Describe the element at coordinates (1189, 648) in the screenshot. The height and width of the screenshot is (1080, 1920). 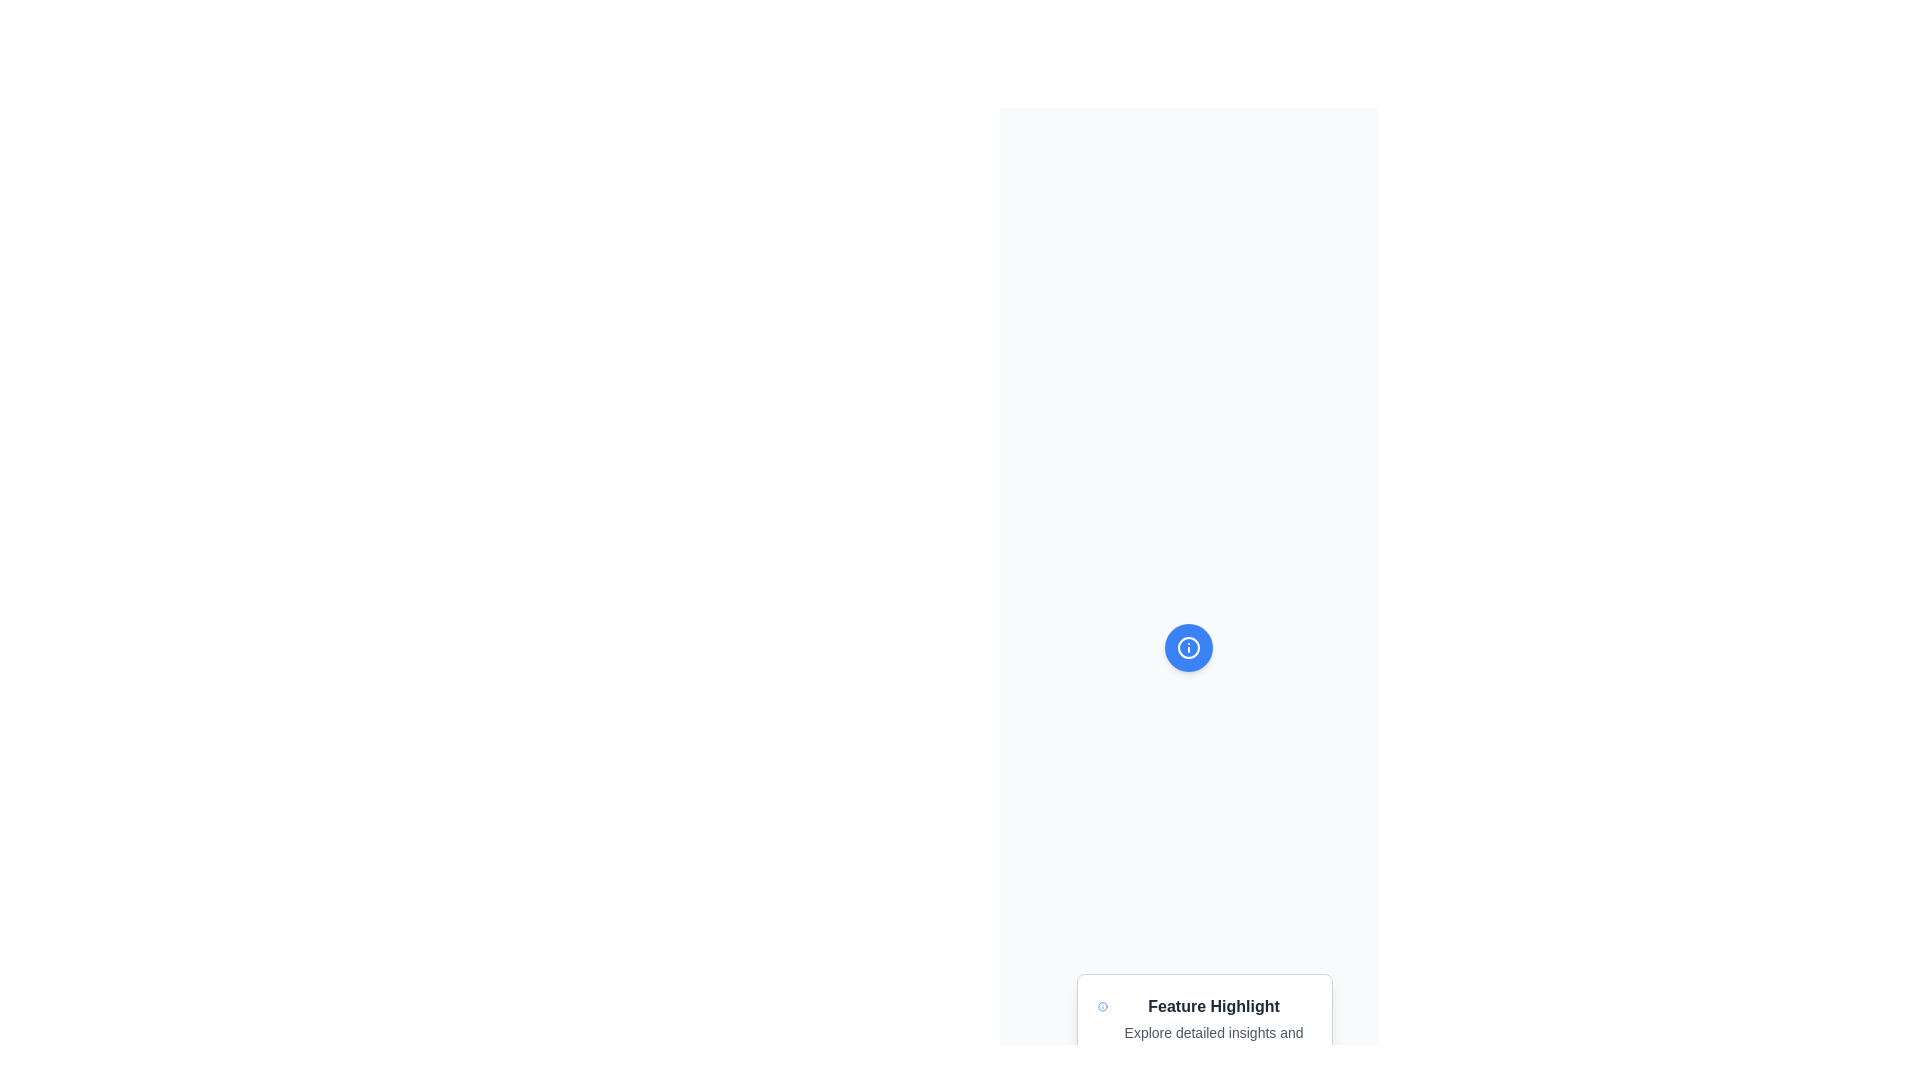
I see `the circular icon with an information symbol ('i') on a blue background` at that location.